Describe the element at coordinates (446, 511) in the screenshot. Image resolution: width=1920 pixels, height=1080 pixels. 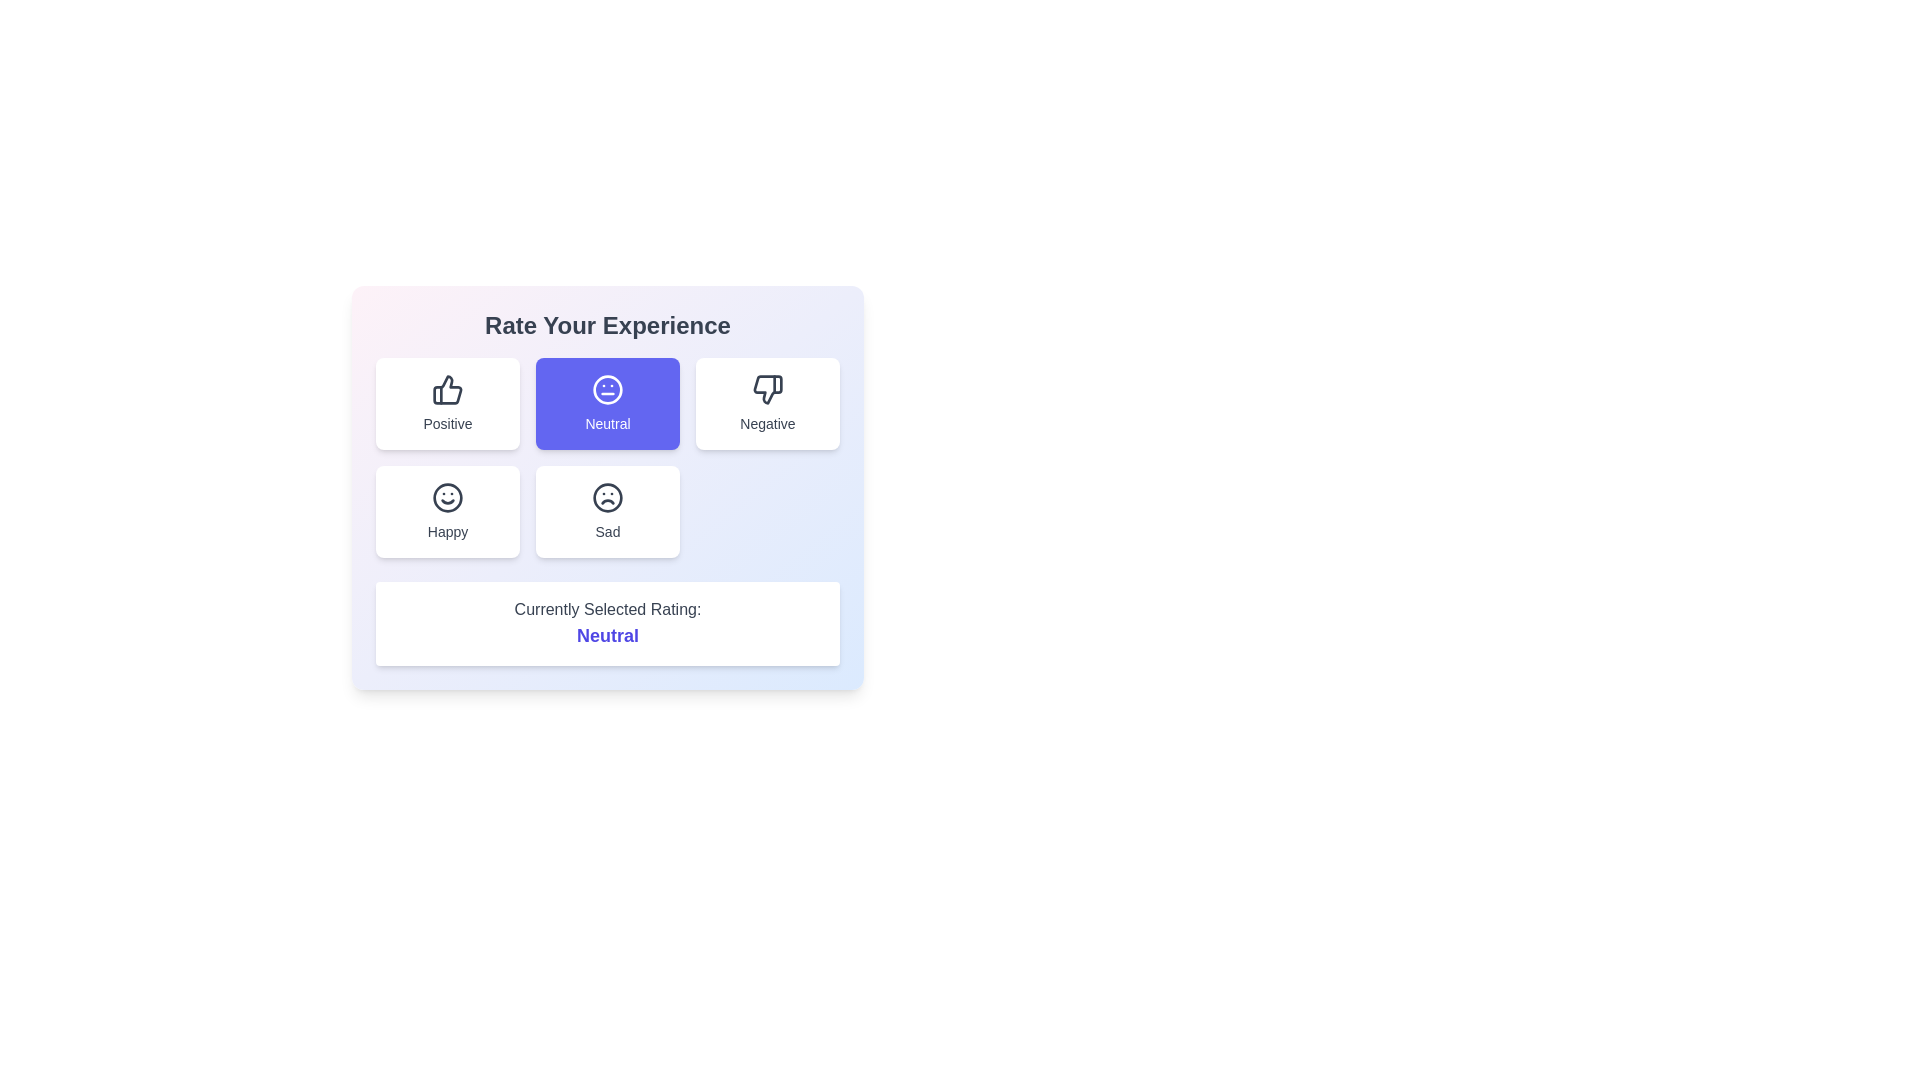
I see `the button labeled Happy to see its hover effect` at that location.